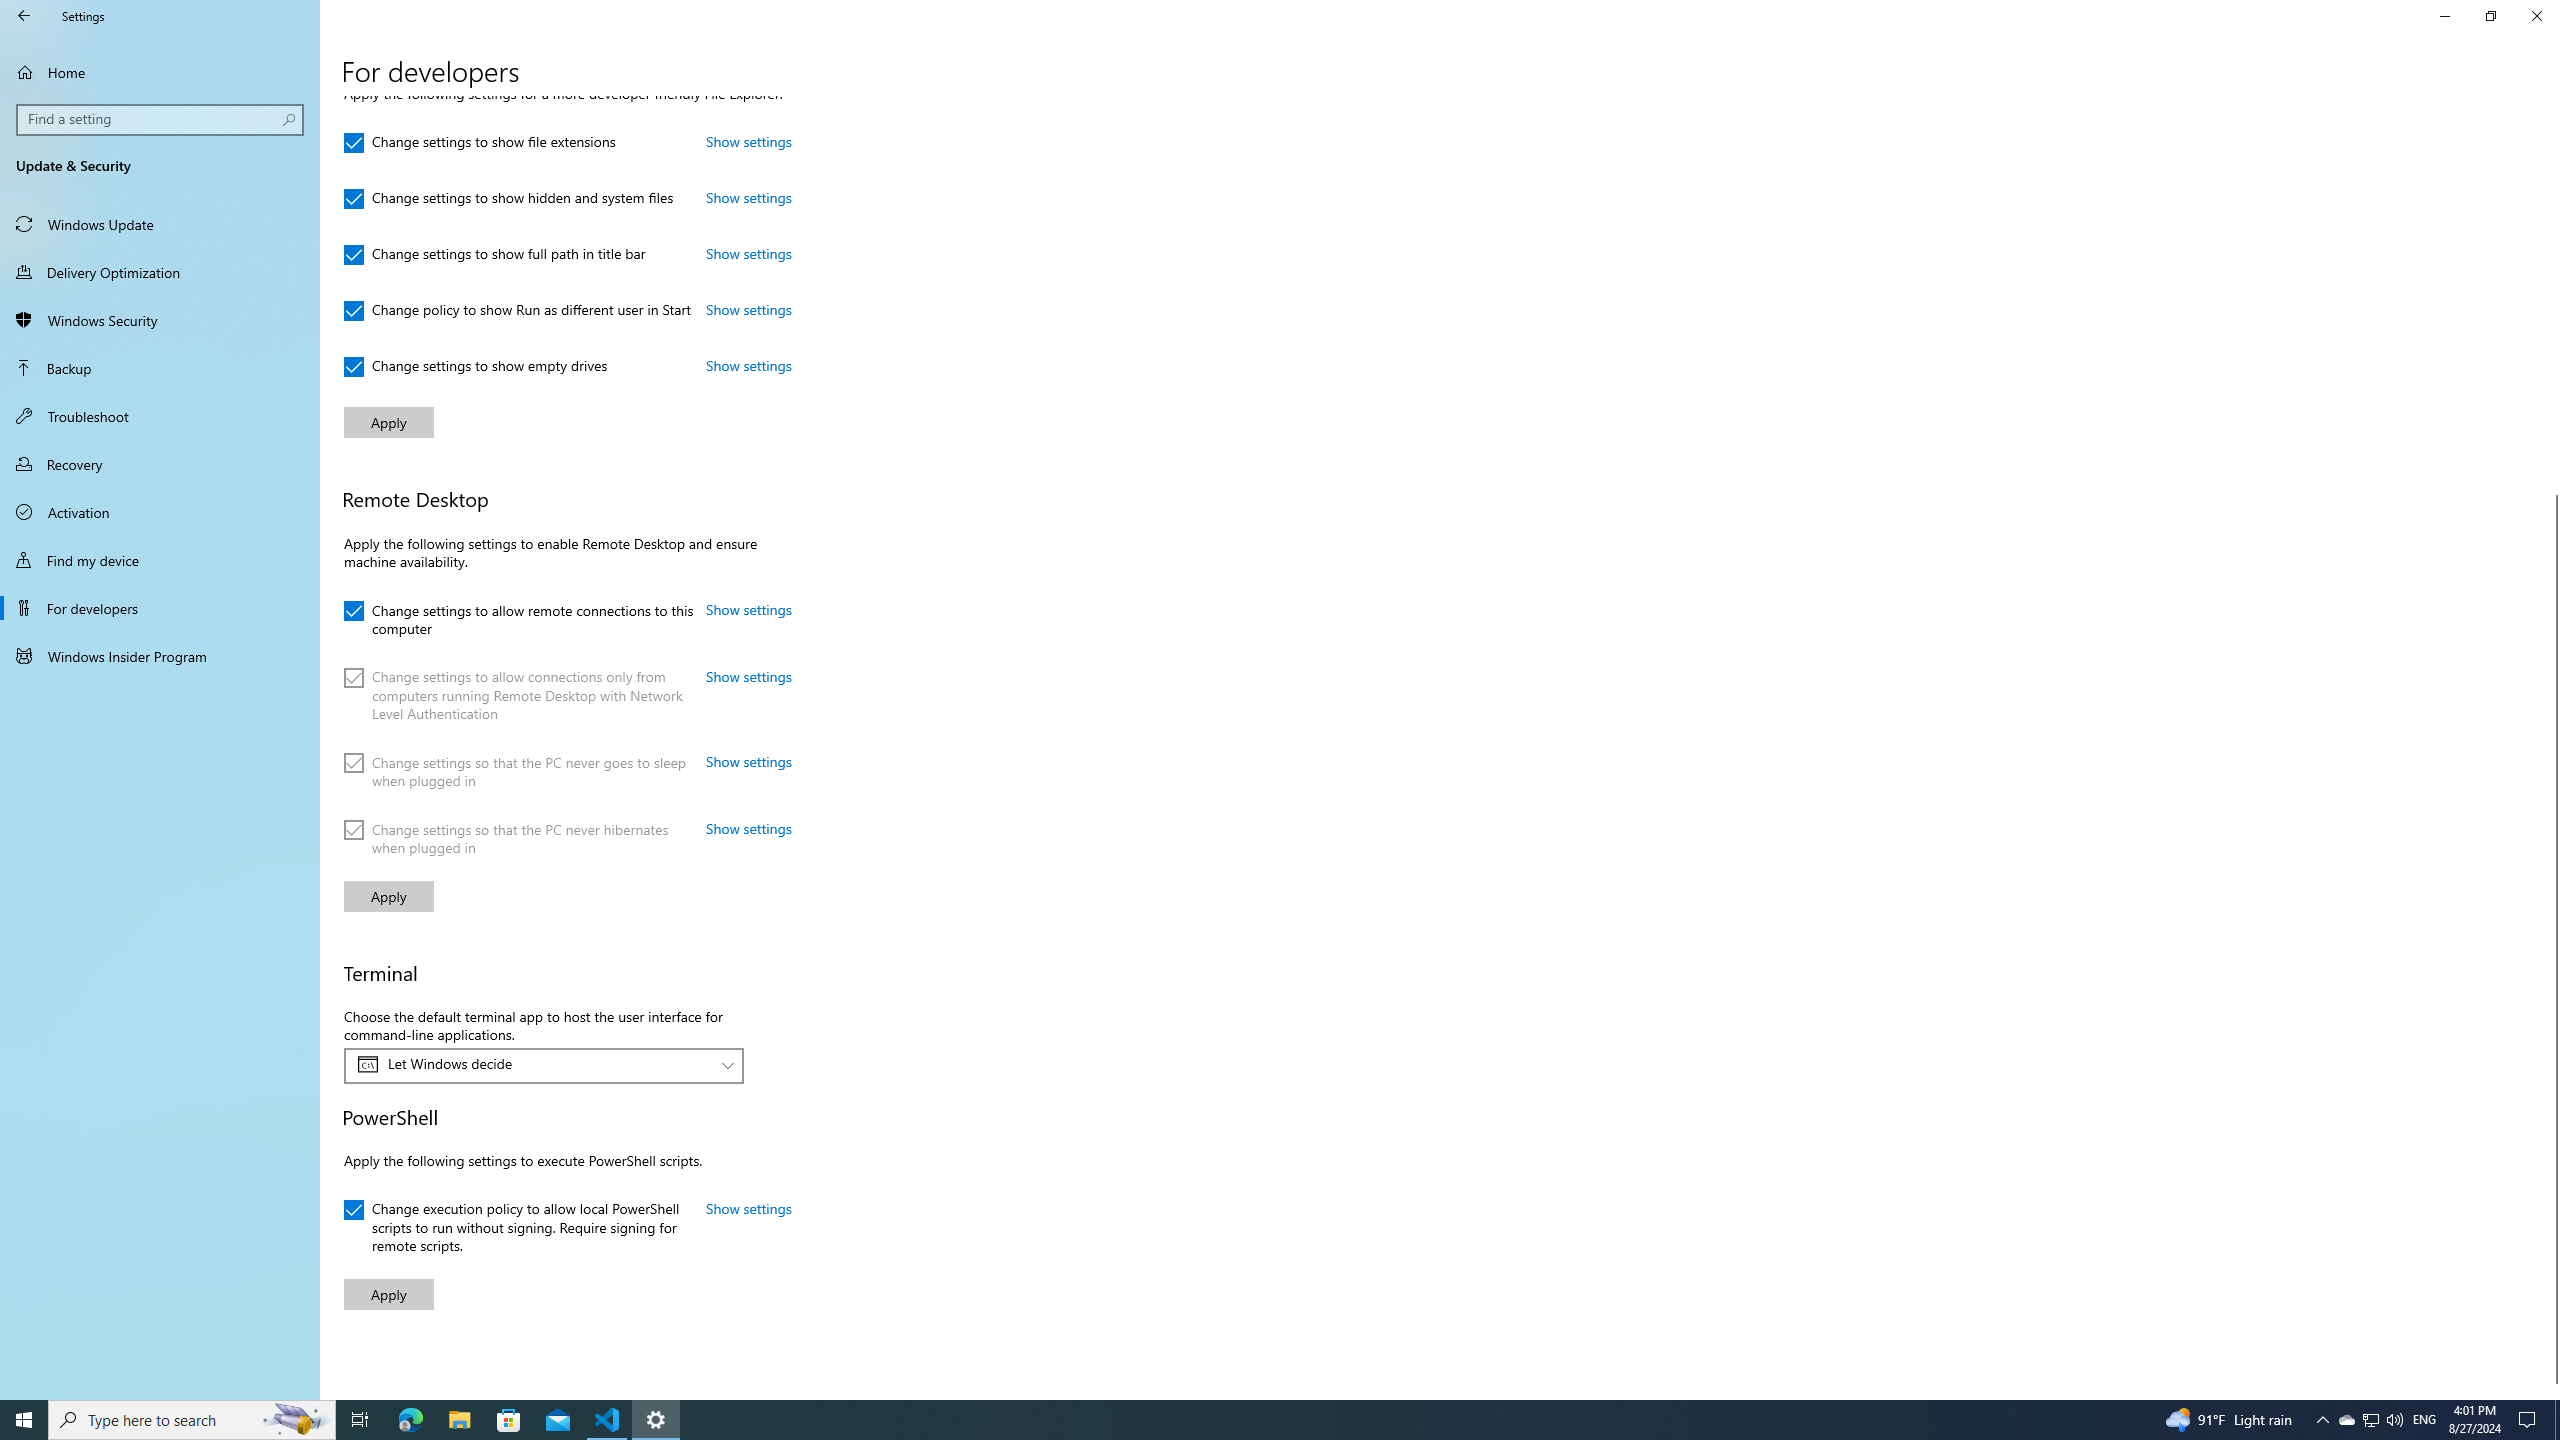 This screenshot has width=2560, height=1440. Describe the element at coordinates (747, 141) in the screenshot. I see `'Show settings: Change settings to show file extensions'` at that location.